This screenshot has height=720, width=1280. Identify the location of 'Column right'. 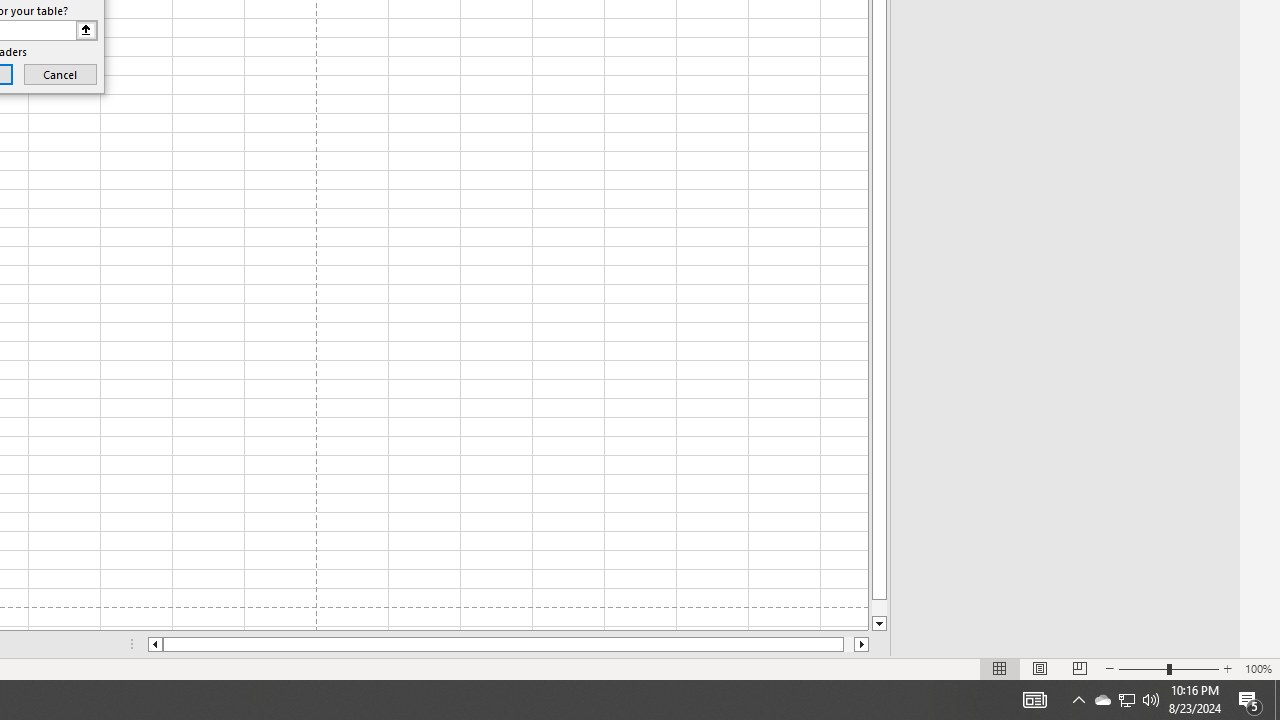
(862, 644).